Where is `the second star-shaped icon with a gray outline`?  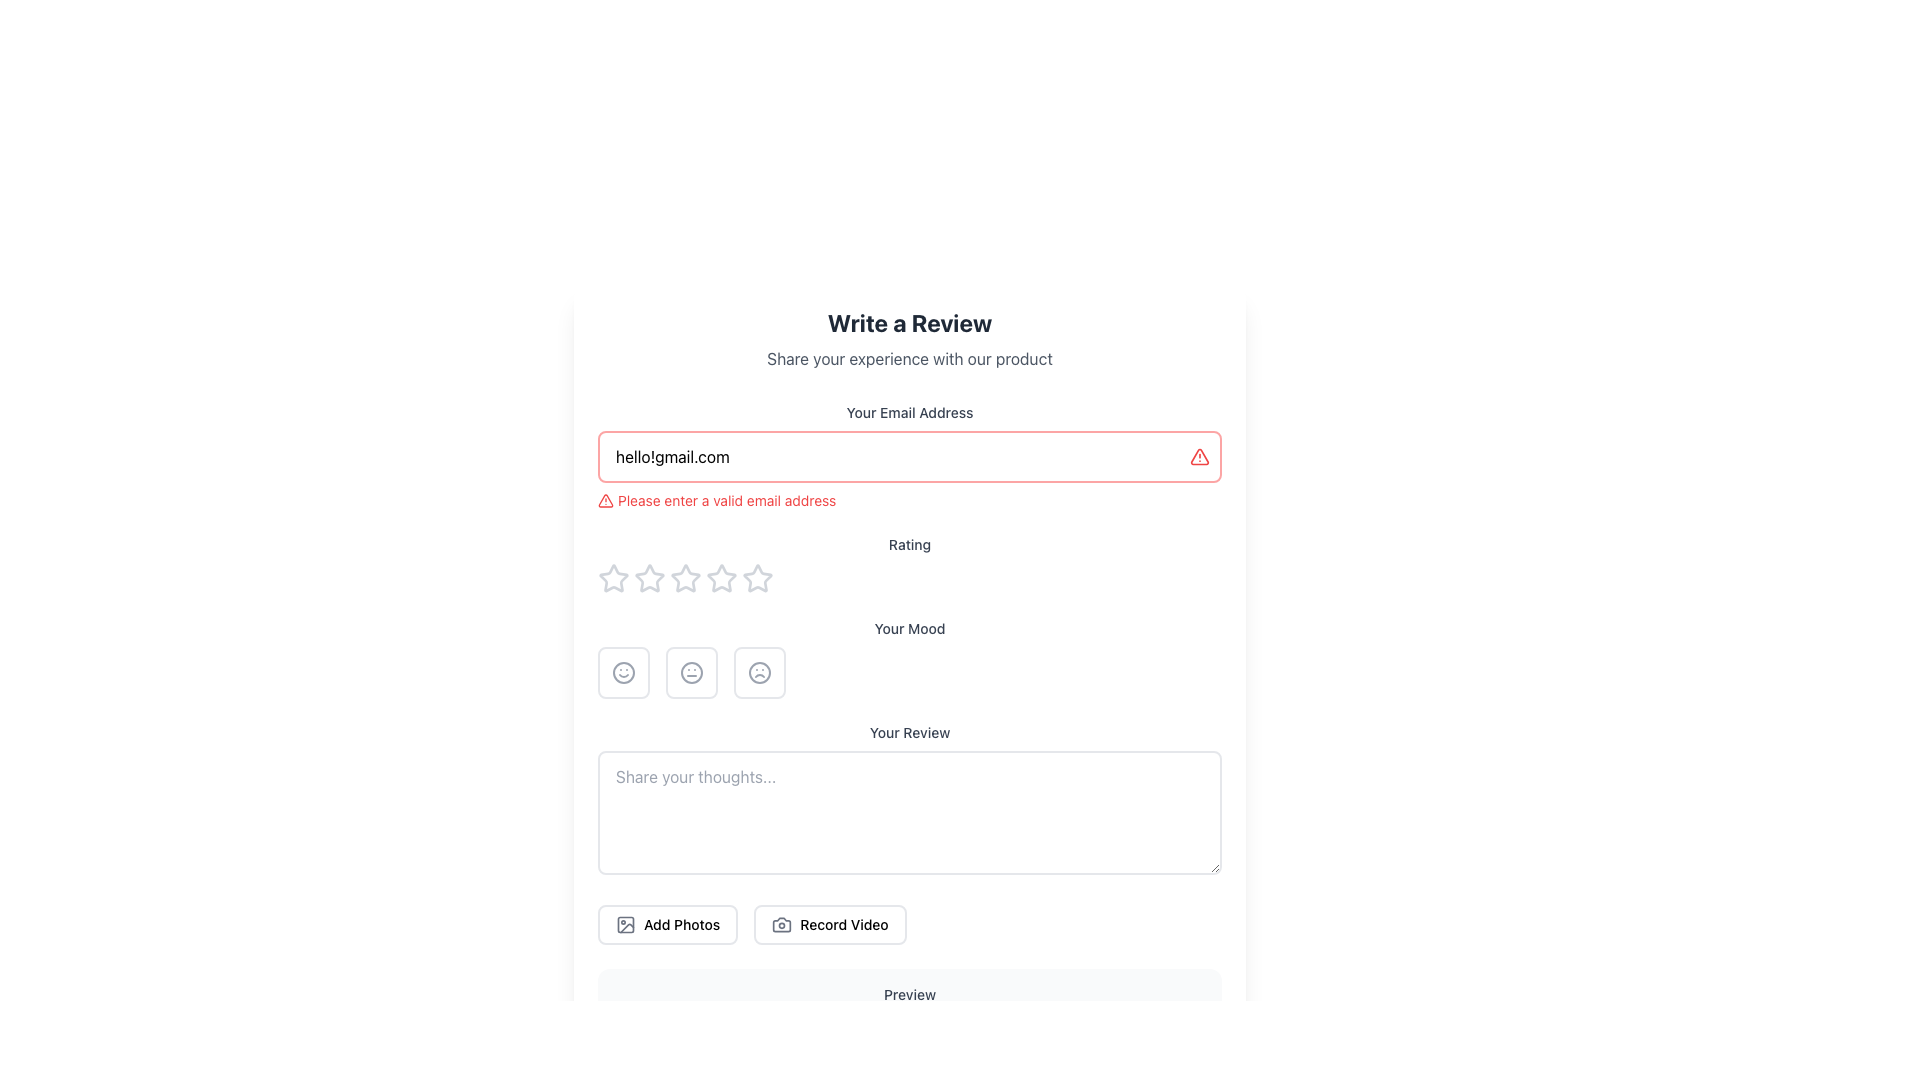 the second star-shaped icon with a gray outline is located at coordinates (649, 578).